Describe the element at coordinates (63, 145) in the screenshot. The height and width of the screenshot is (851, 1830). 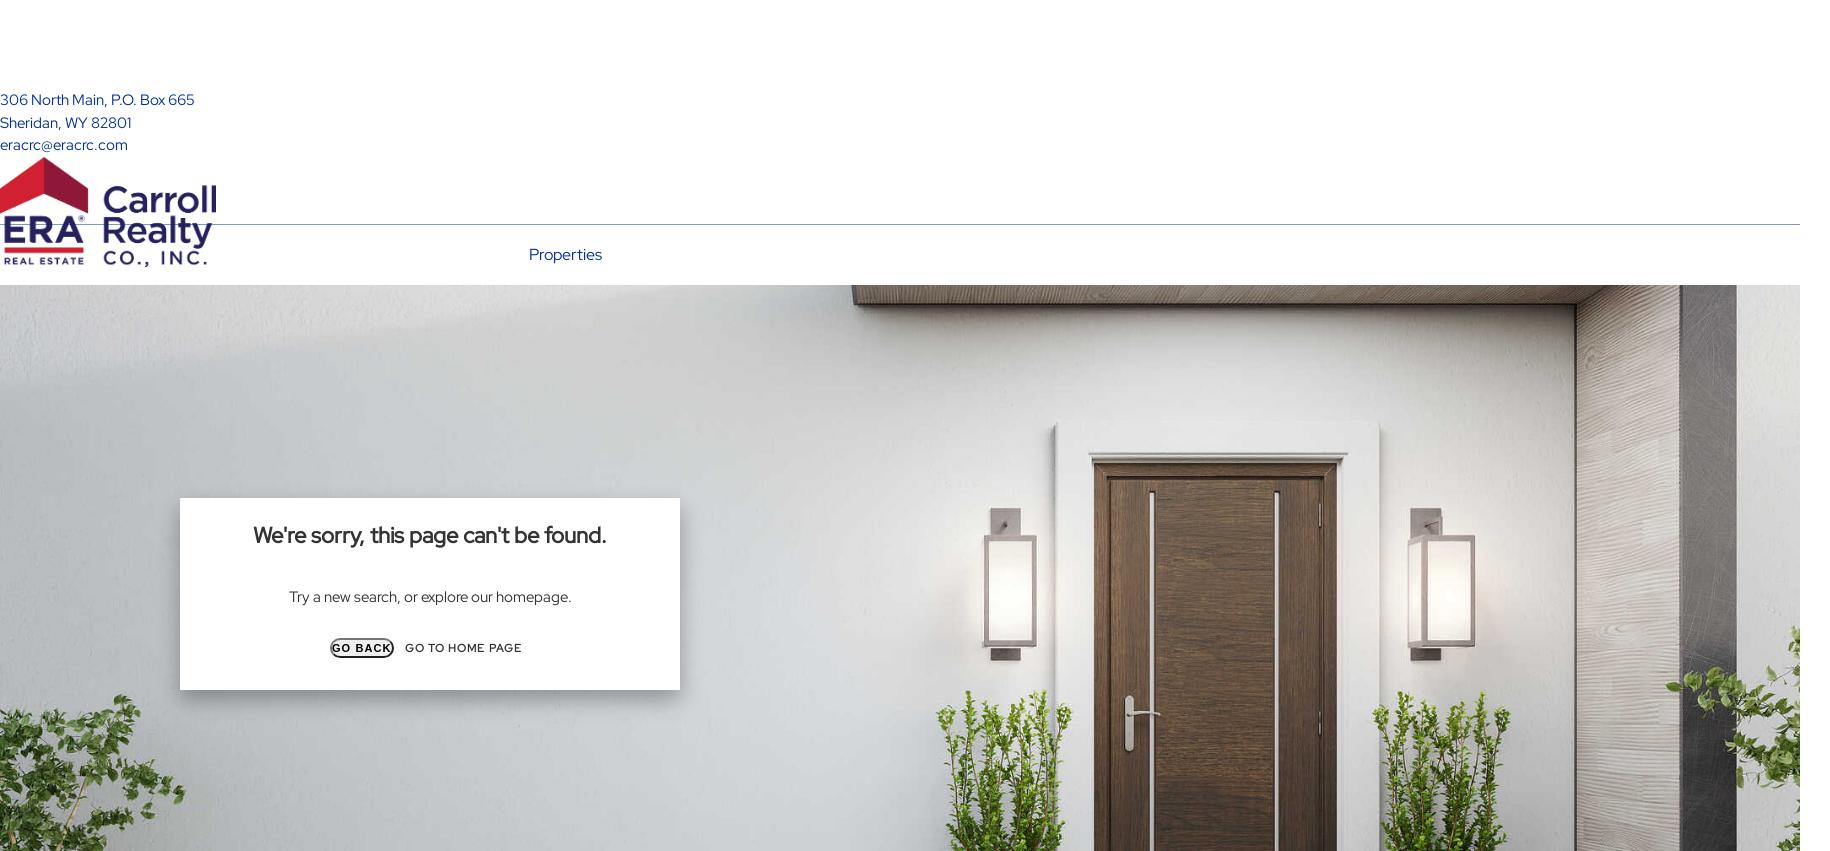
I see `'eracrc@eracrc.com'` at that location.